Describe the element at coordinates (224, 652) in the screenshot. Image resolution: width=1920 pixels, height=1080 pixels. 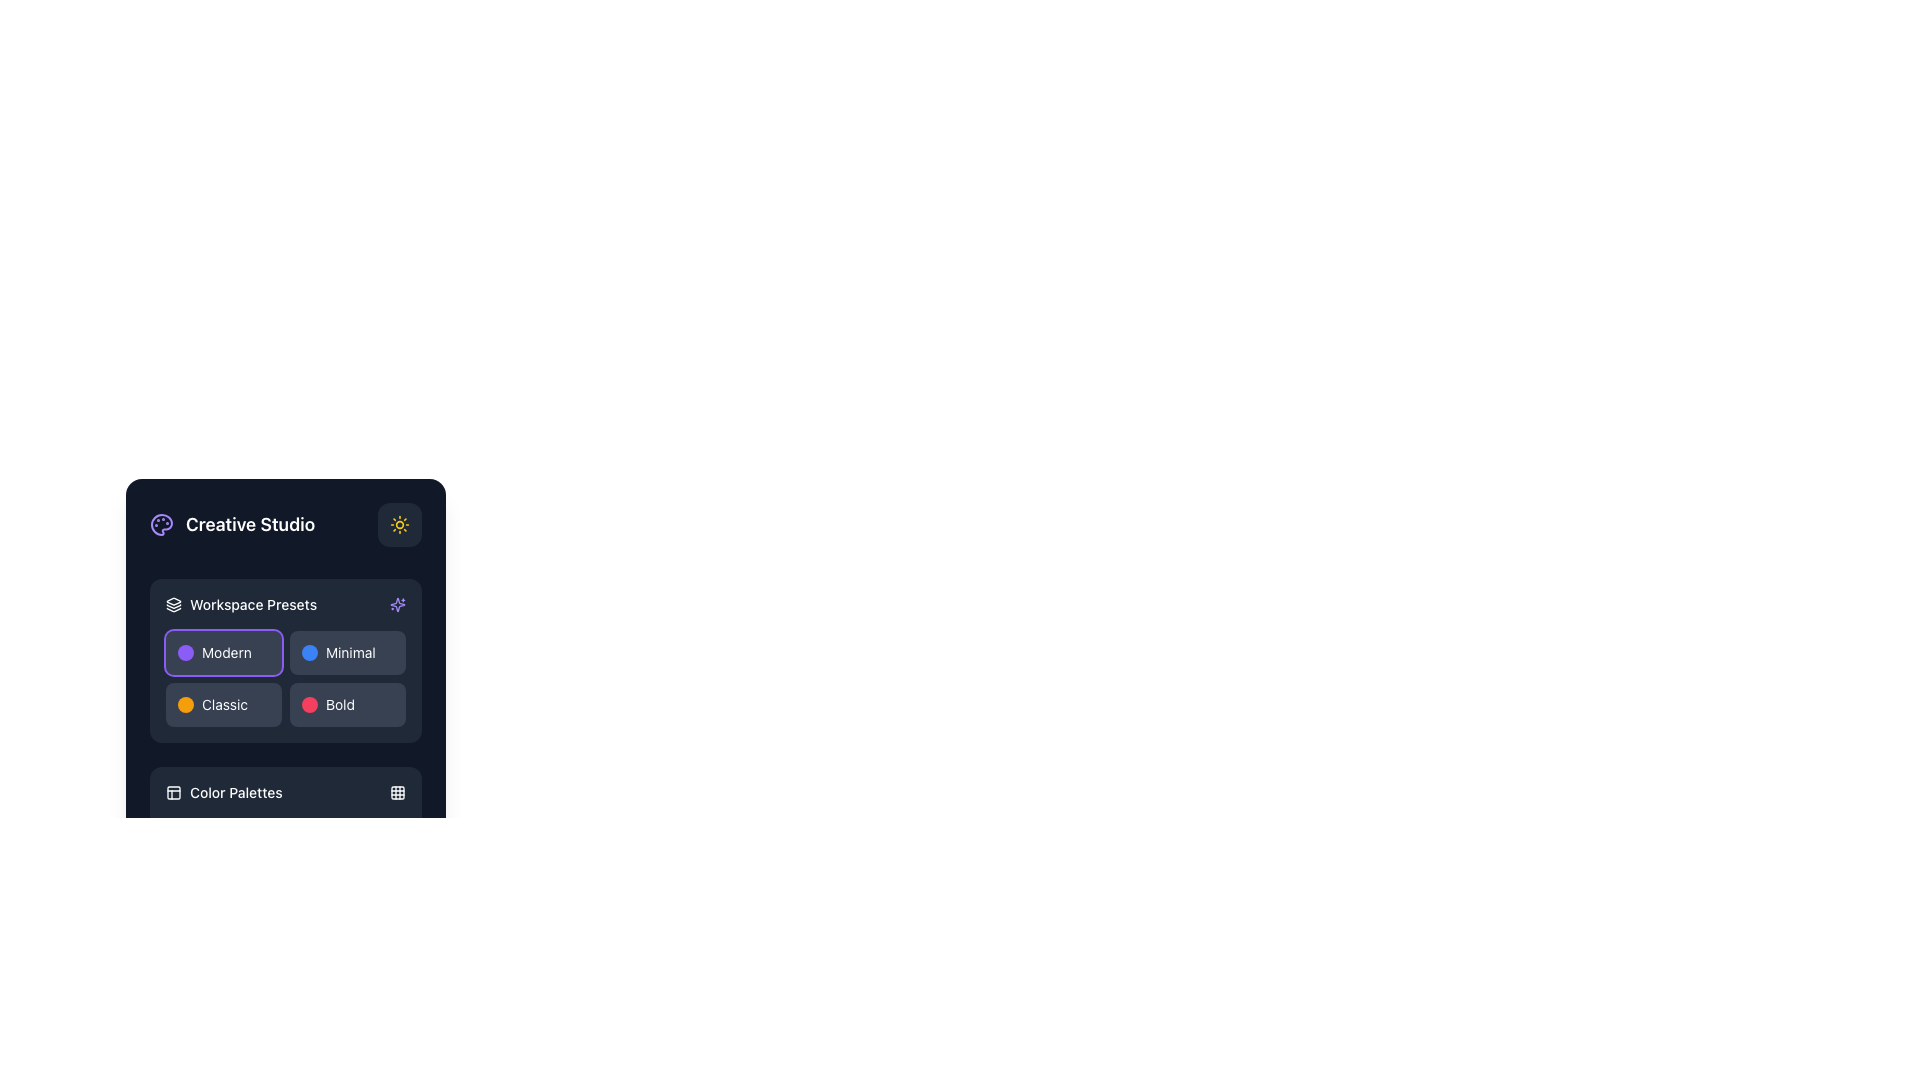
I see `the button labeled 'Modern', which has a violet circle on the left and a dark gray background` at that location.